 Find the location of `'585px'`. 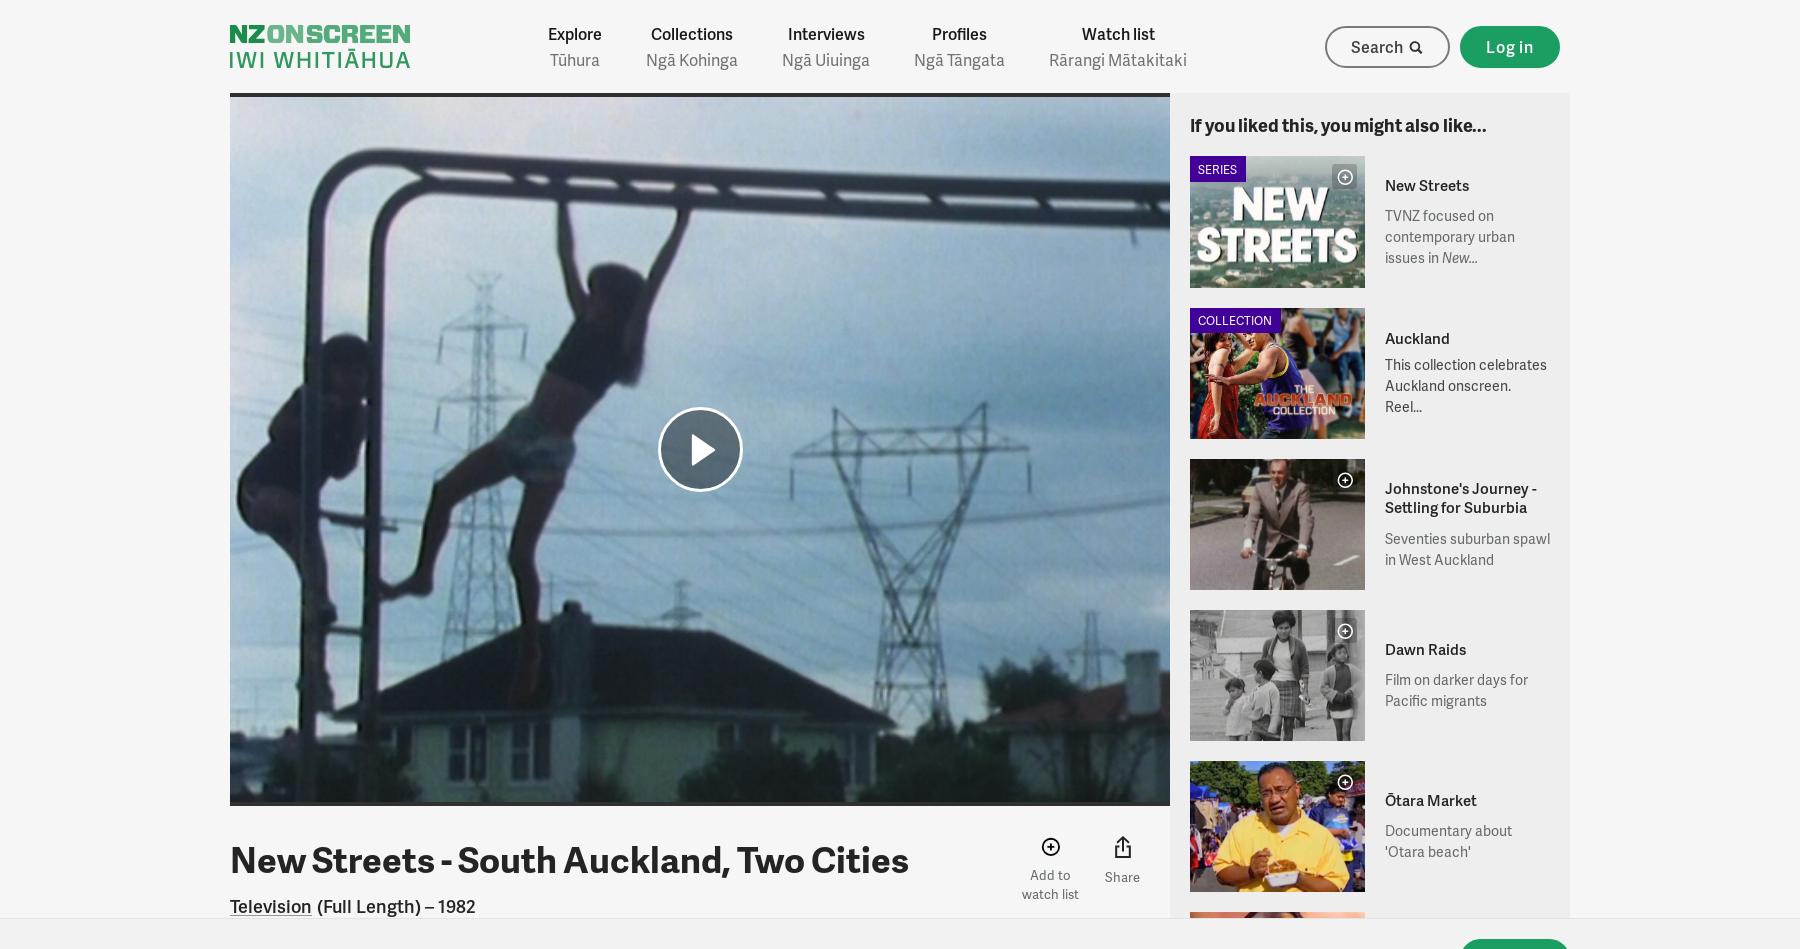

'585px' is located at coordinates (695, 751).